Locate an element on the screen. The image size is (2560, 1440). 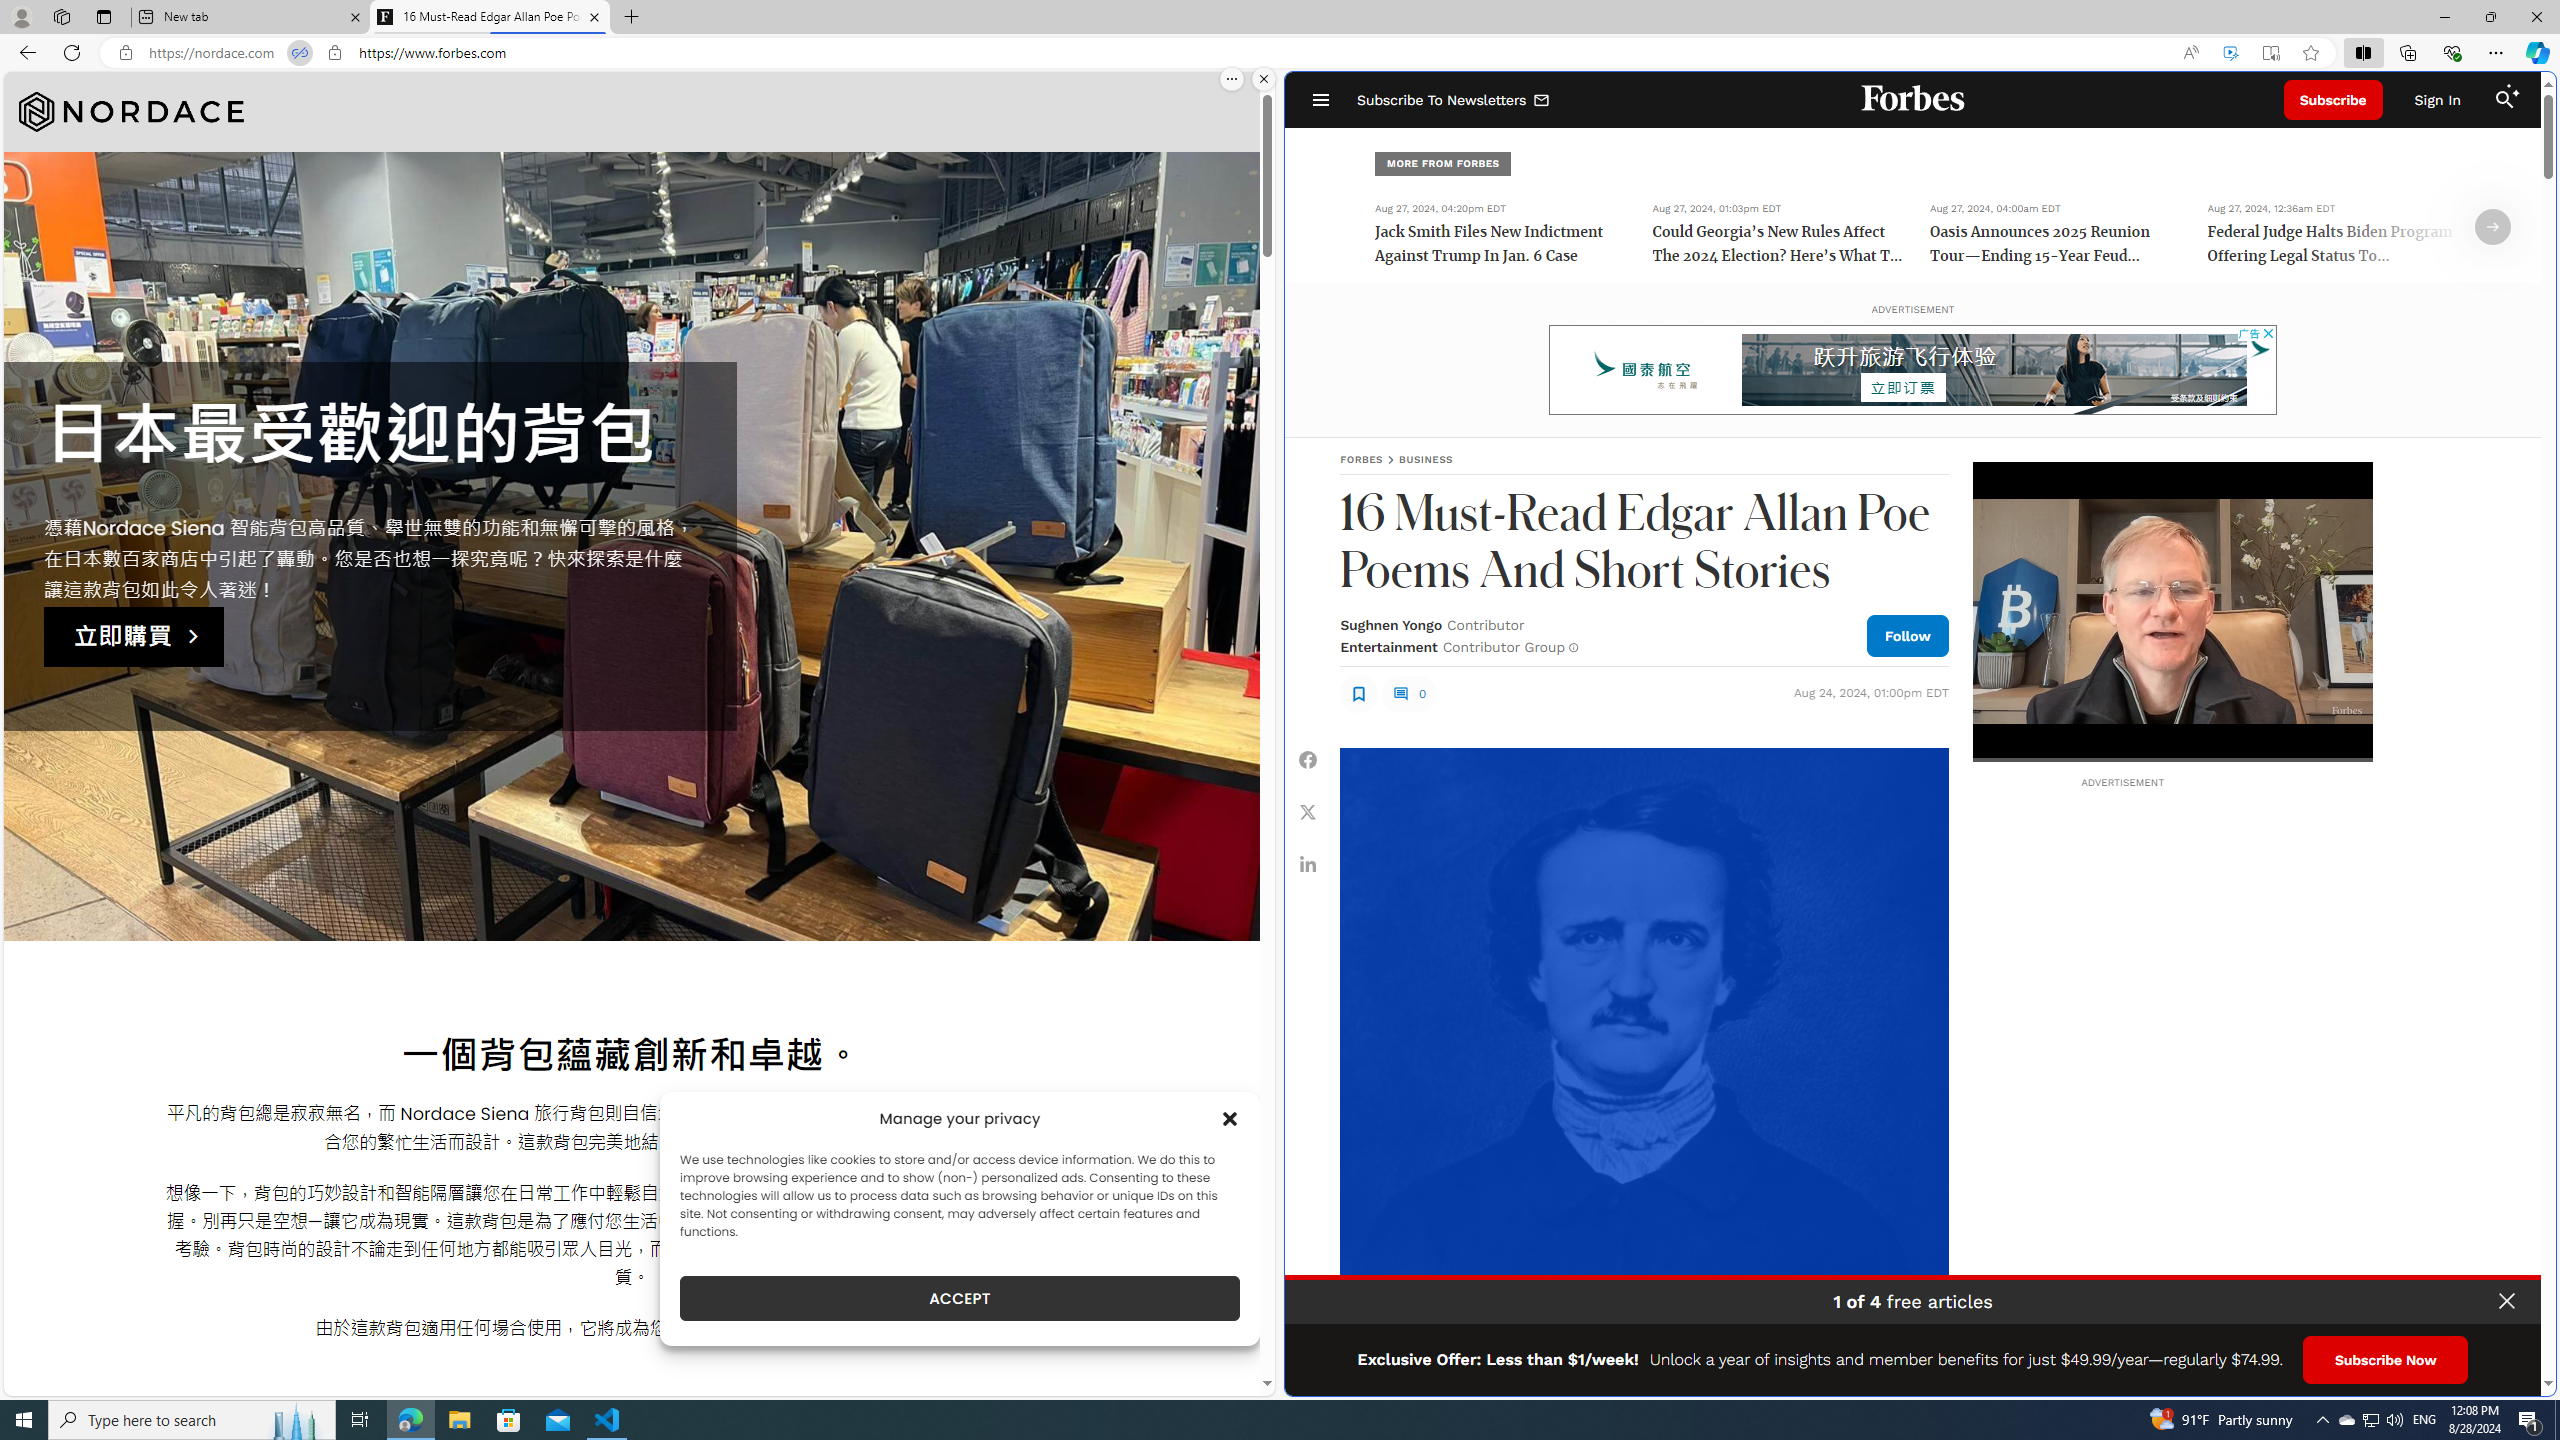
'Share Linkedin' is located at coordinates (1308, 862).